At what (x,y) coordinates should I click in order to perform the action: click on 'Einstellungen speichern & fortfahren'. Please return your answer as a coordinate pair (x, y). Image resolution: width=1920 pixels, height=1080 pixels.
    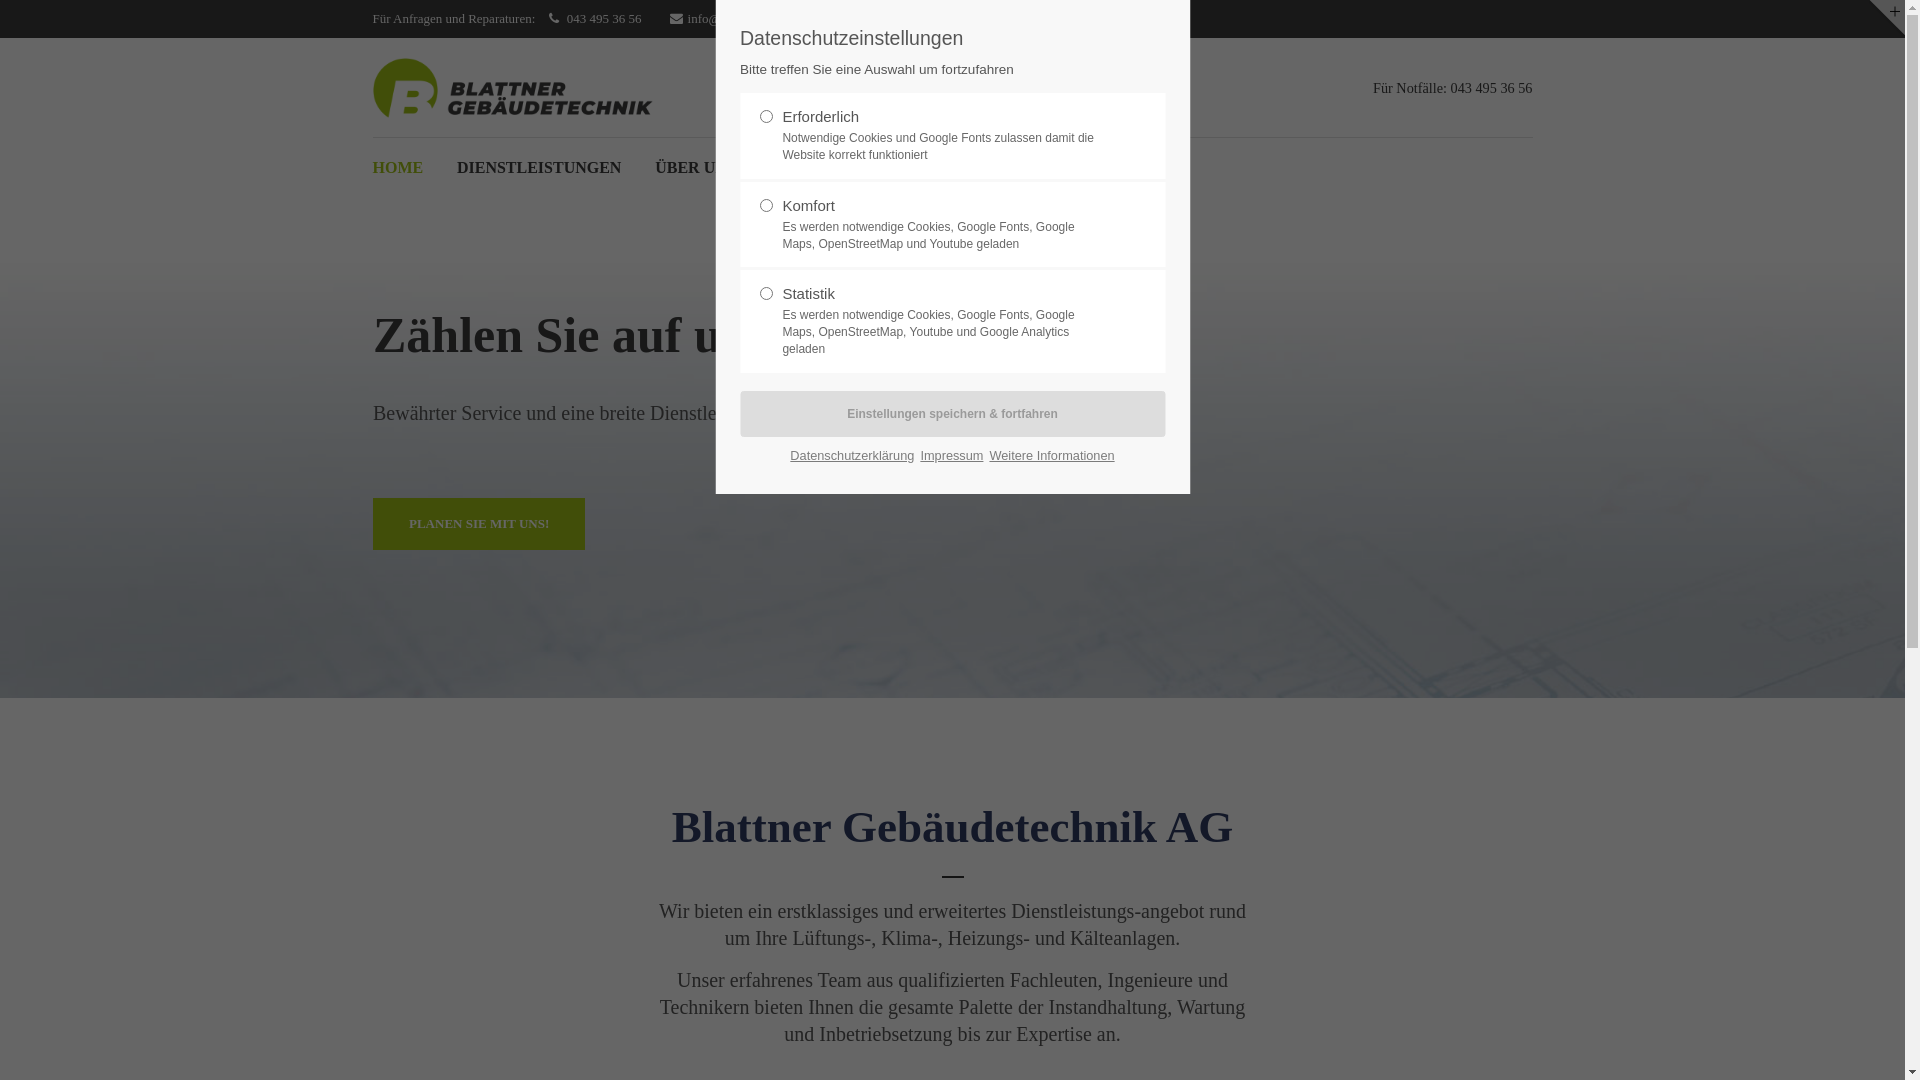
    Looking at the image, I should click on (951, 412).